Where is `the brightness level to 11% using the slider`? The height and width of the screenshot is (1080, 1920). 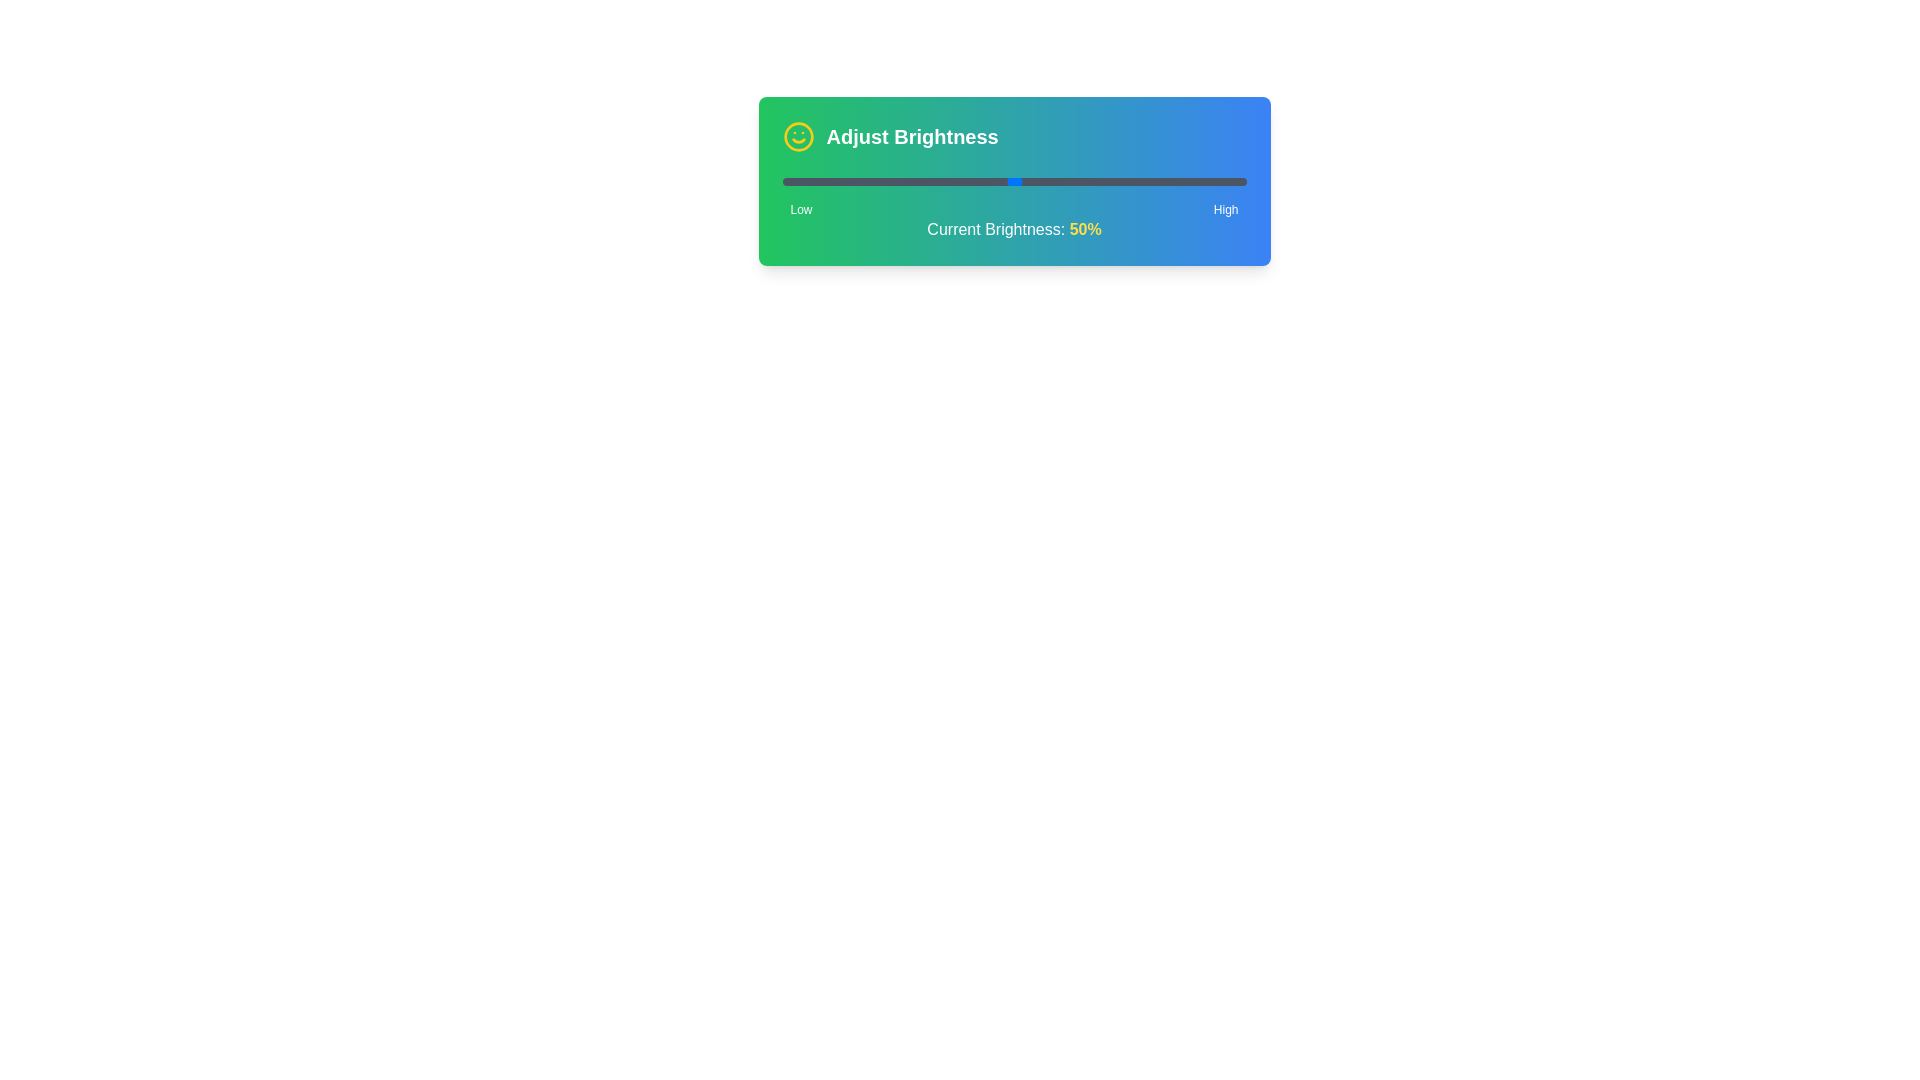
the brightness level to 11% using the slider is located at coordinates (833, 181).